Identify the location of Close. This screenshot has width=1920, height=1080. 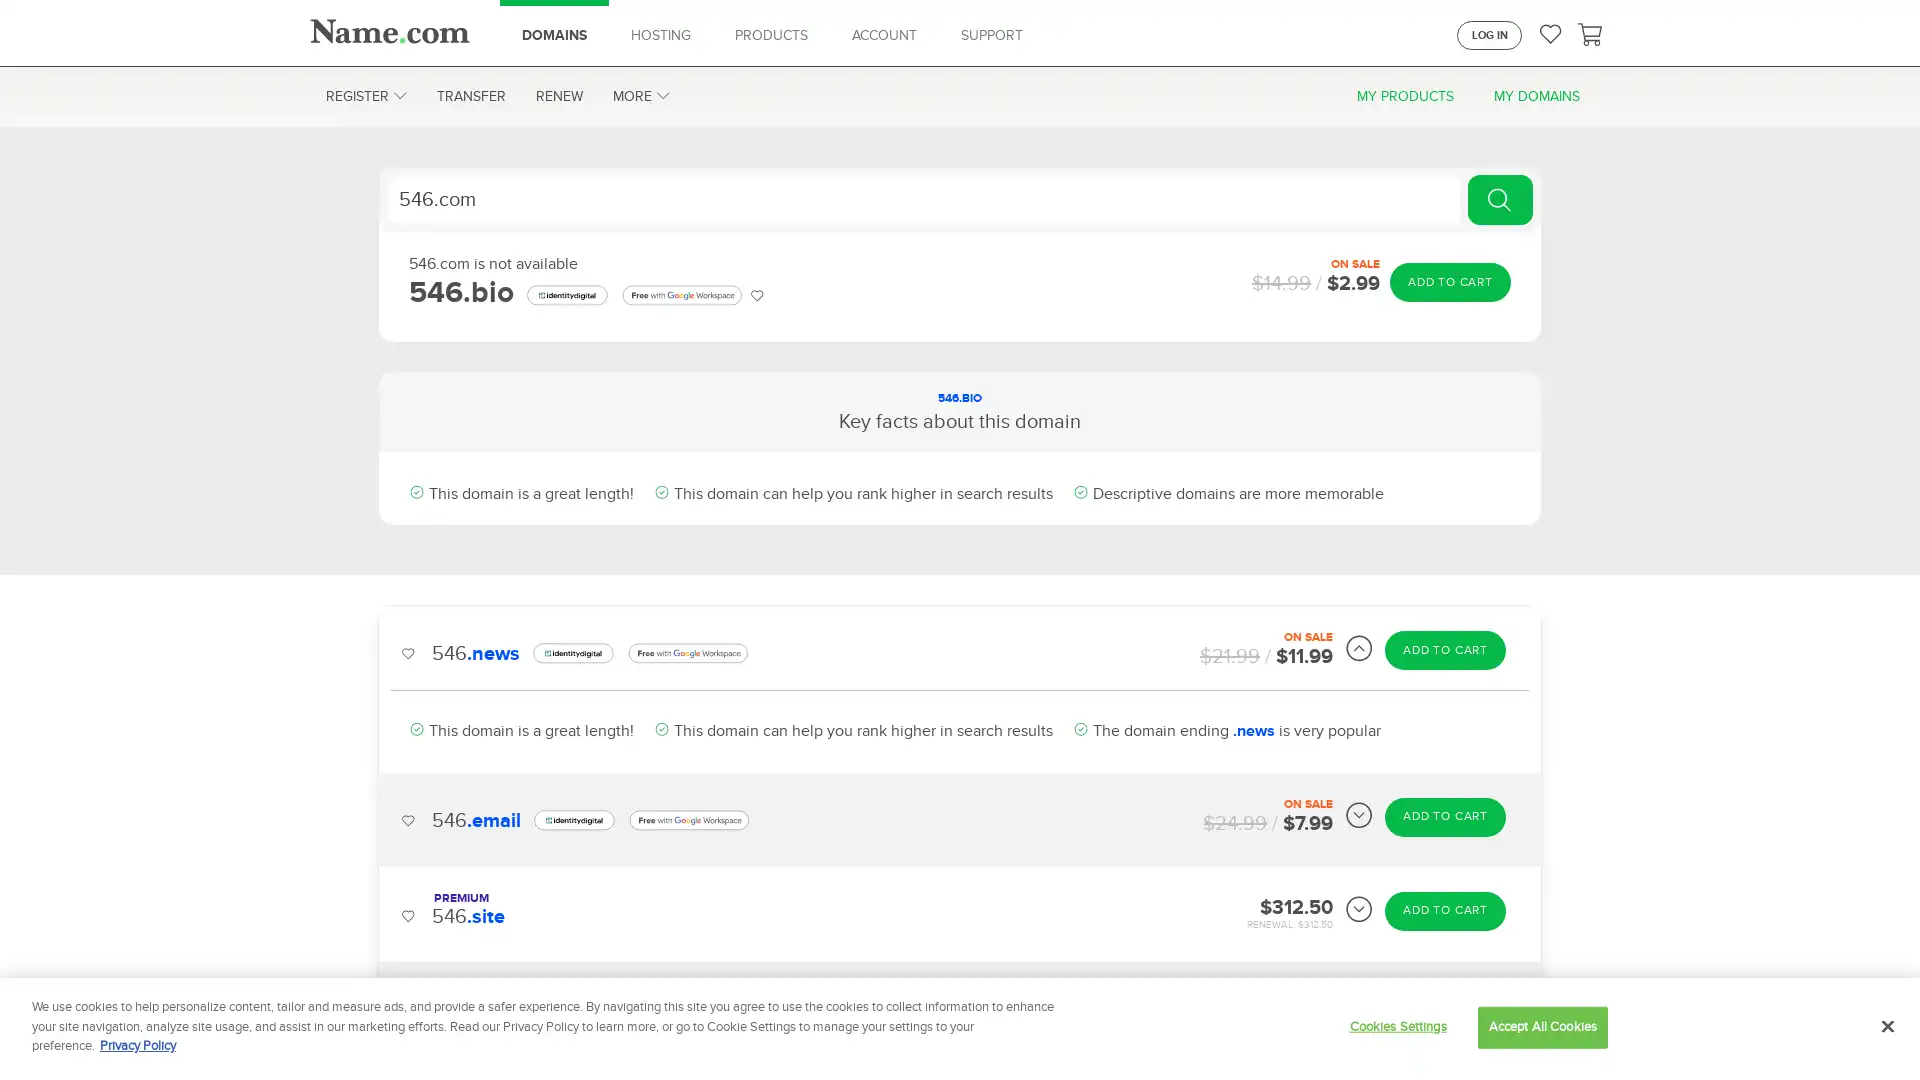
(1886, 1026).